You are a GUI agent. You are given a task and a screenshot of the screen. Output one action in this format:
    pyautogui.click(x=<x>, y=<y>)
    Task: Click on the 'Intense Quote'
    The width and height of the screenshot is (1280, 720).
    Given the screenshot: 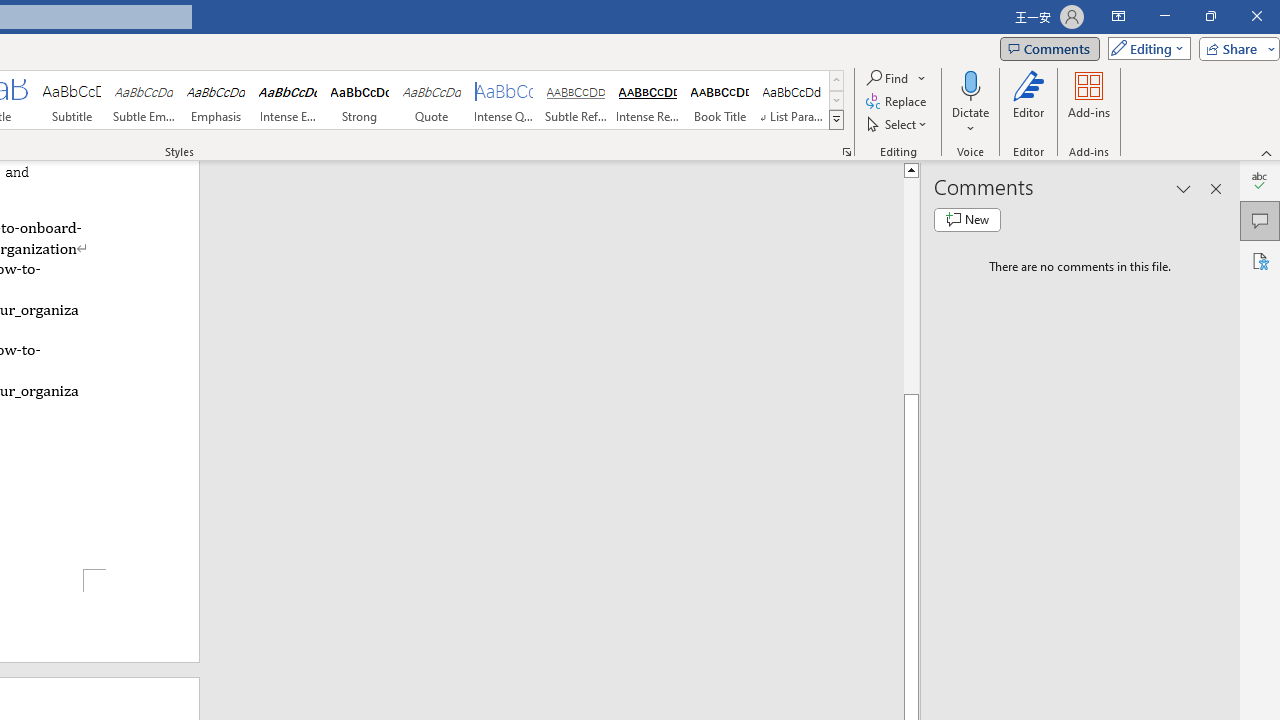 What is the action you would take?
    pyautogui.click(x=504, y=100)
    